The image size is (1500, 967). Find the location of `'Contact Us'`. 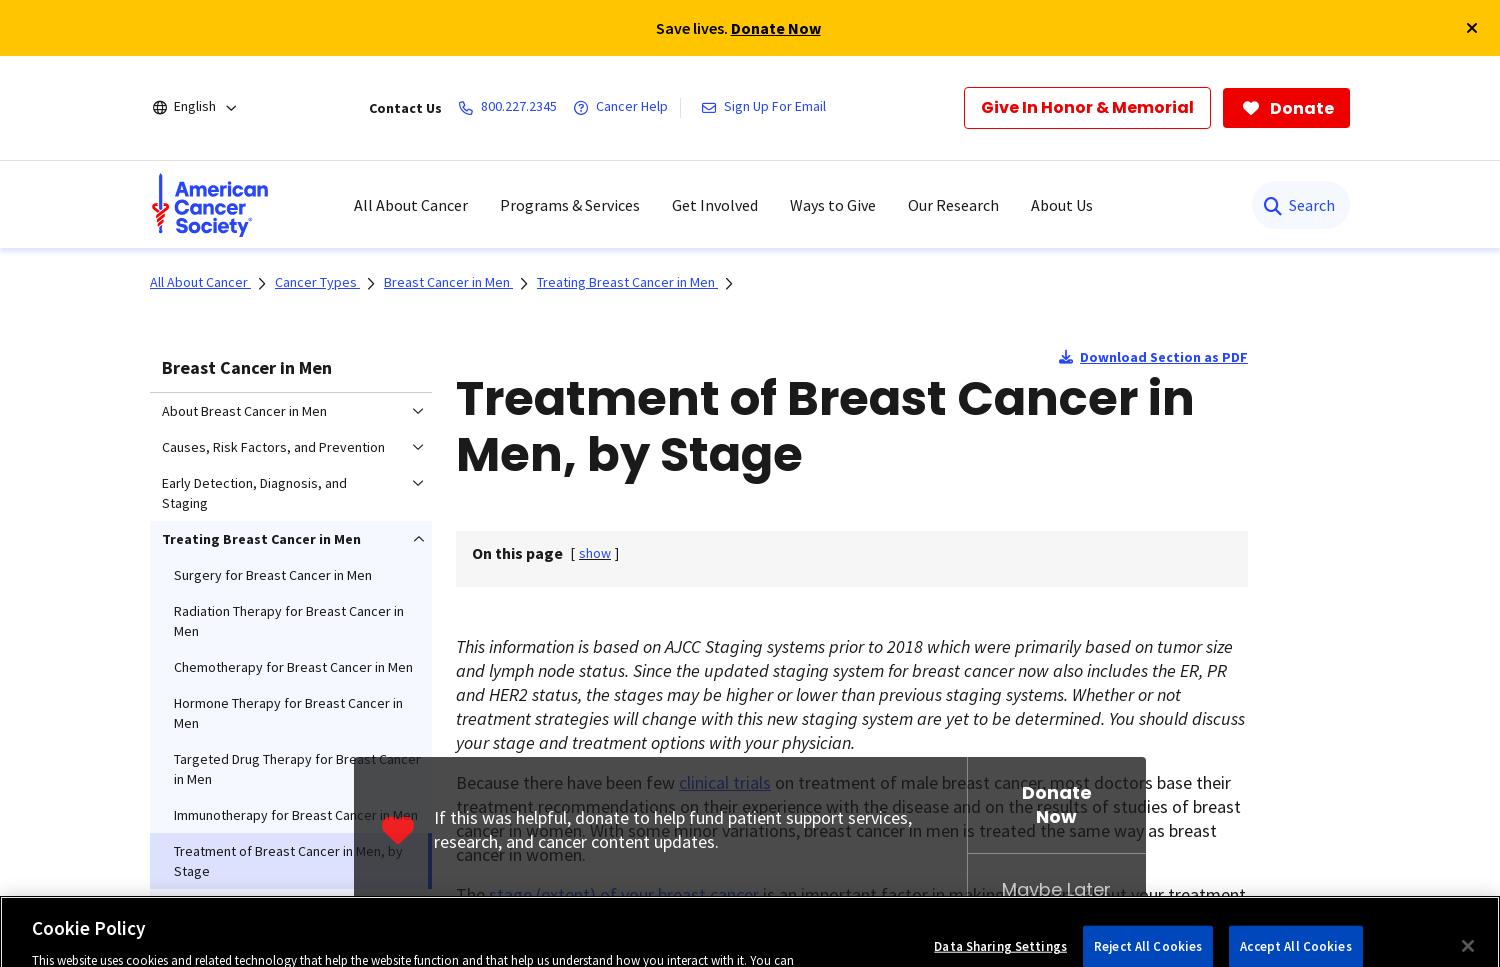

'Contact Us' is located at coordinates (405, 108).